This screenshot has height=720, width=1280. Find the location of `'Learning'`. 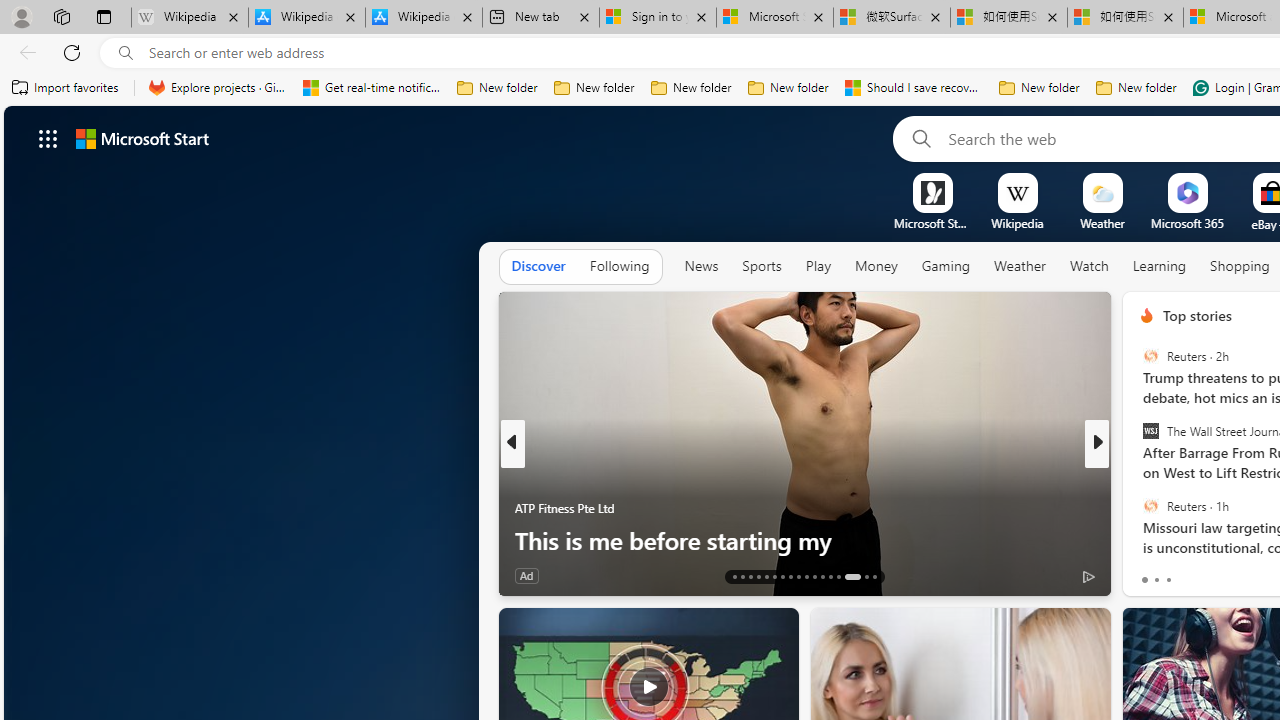

'Learning' is located at coordinates (1159, 266).